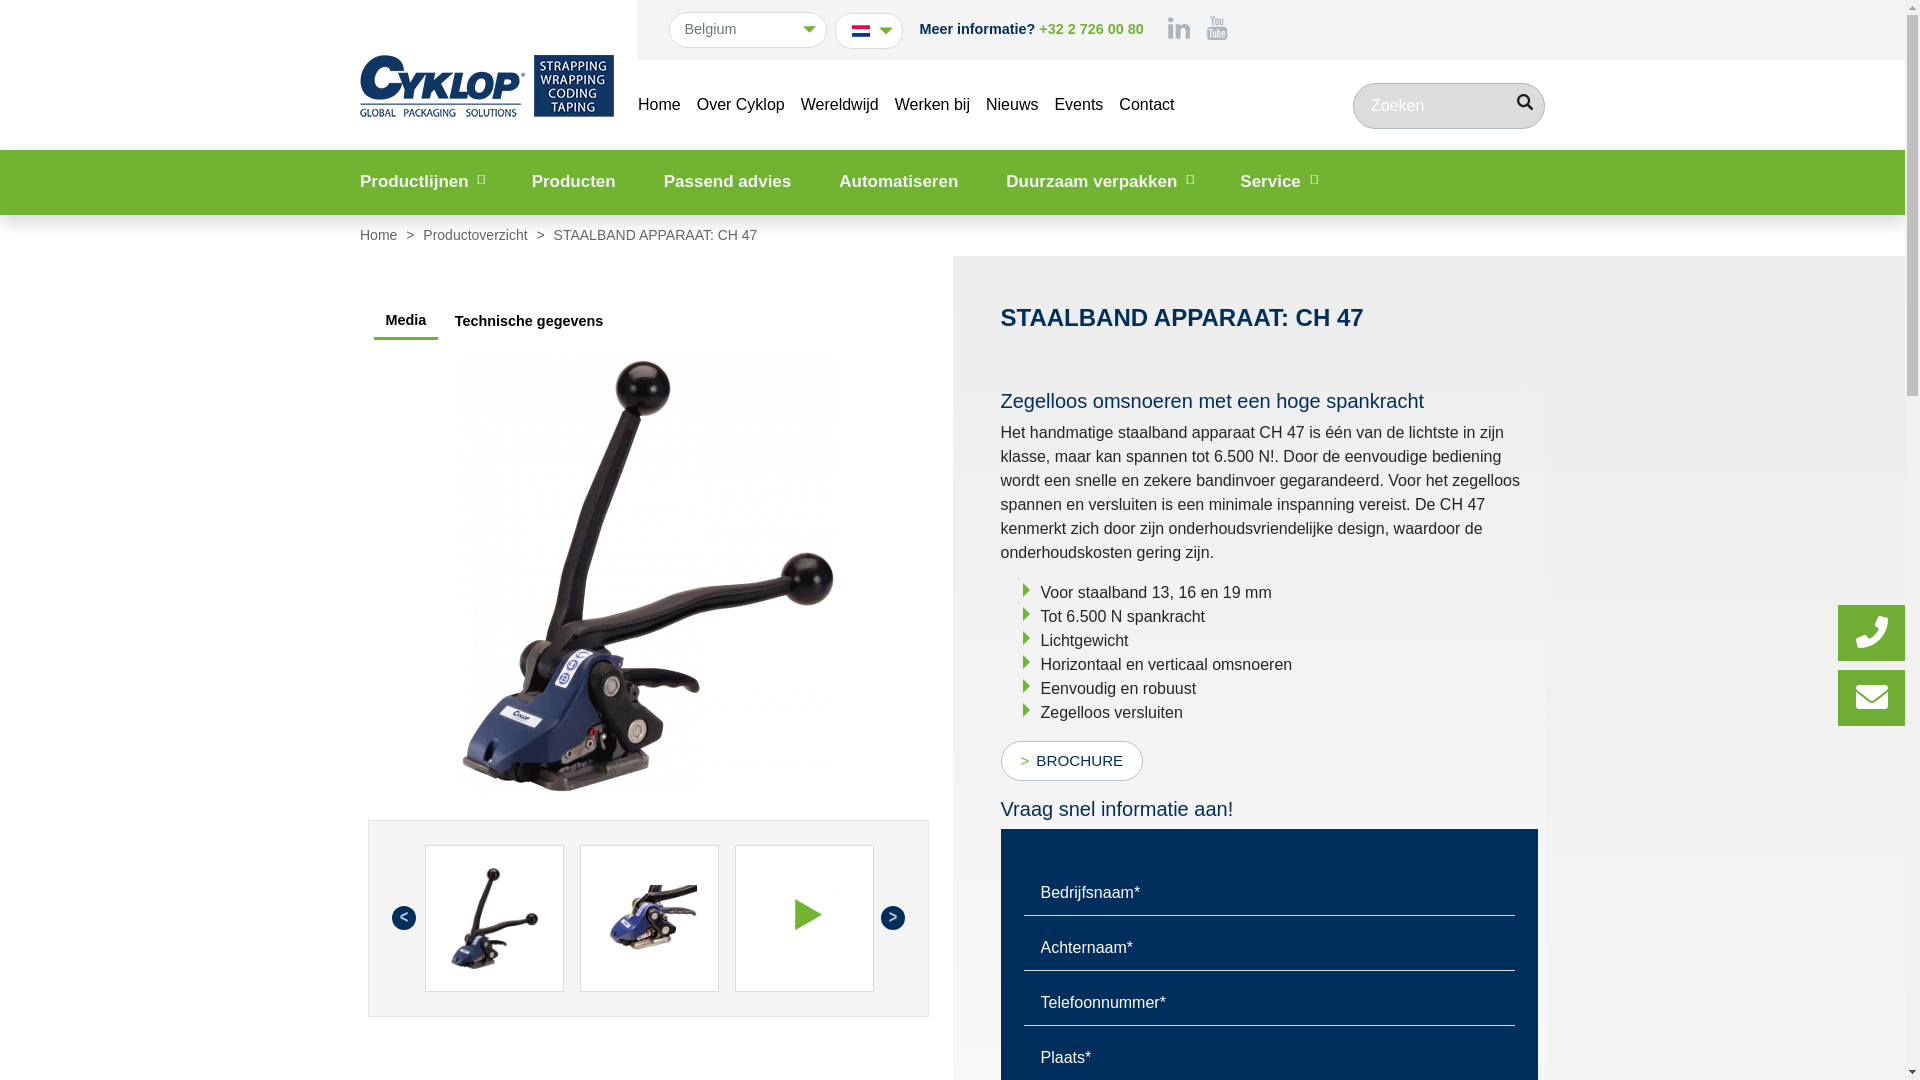  What do you see at coordinates (1276, 181) in the screenshot?
I see `'Service'` at bounding box center [1276, 181].